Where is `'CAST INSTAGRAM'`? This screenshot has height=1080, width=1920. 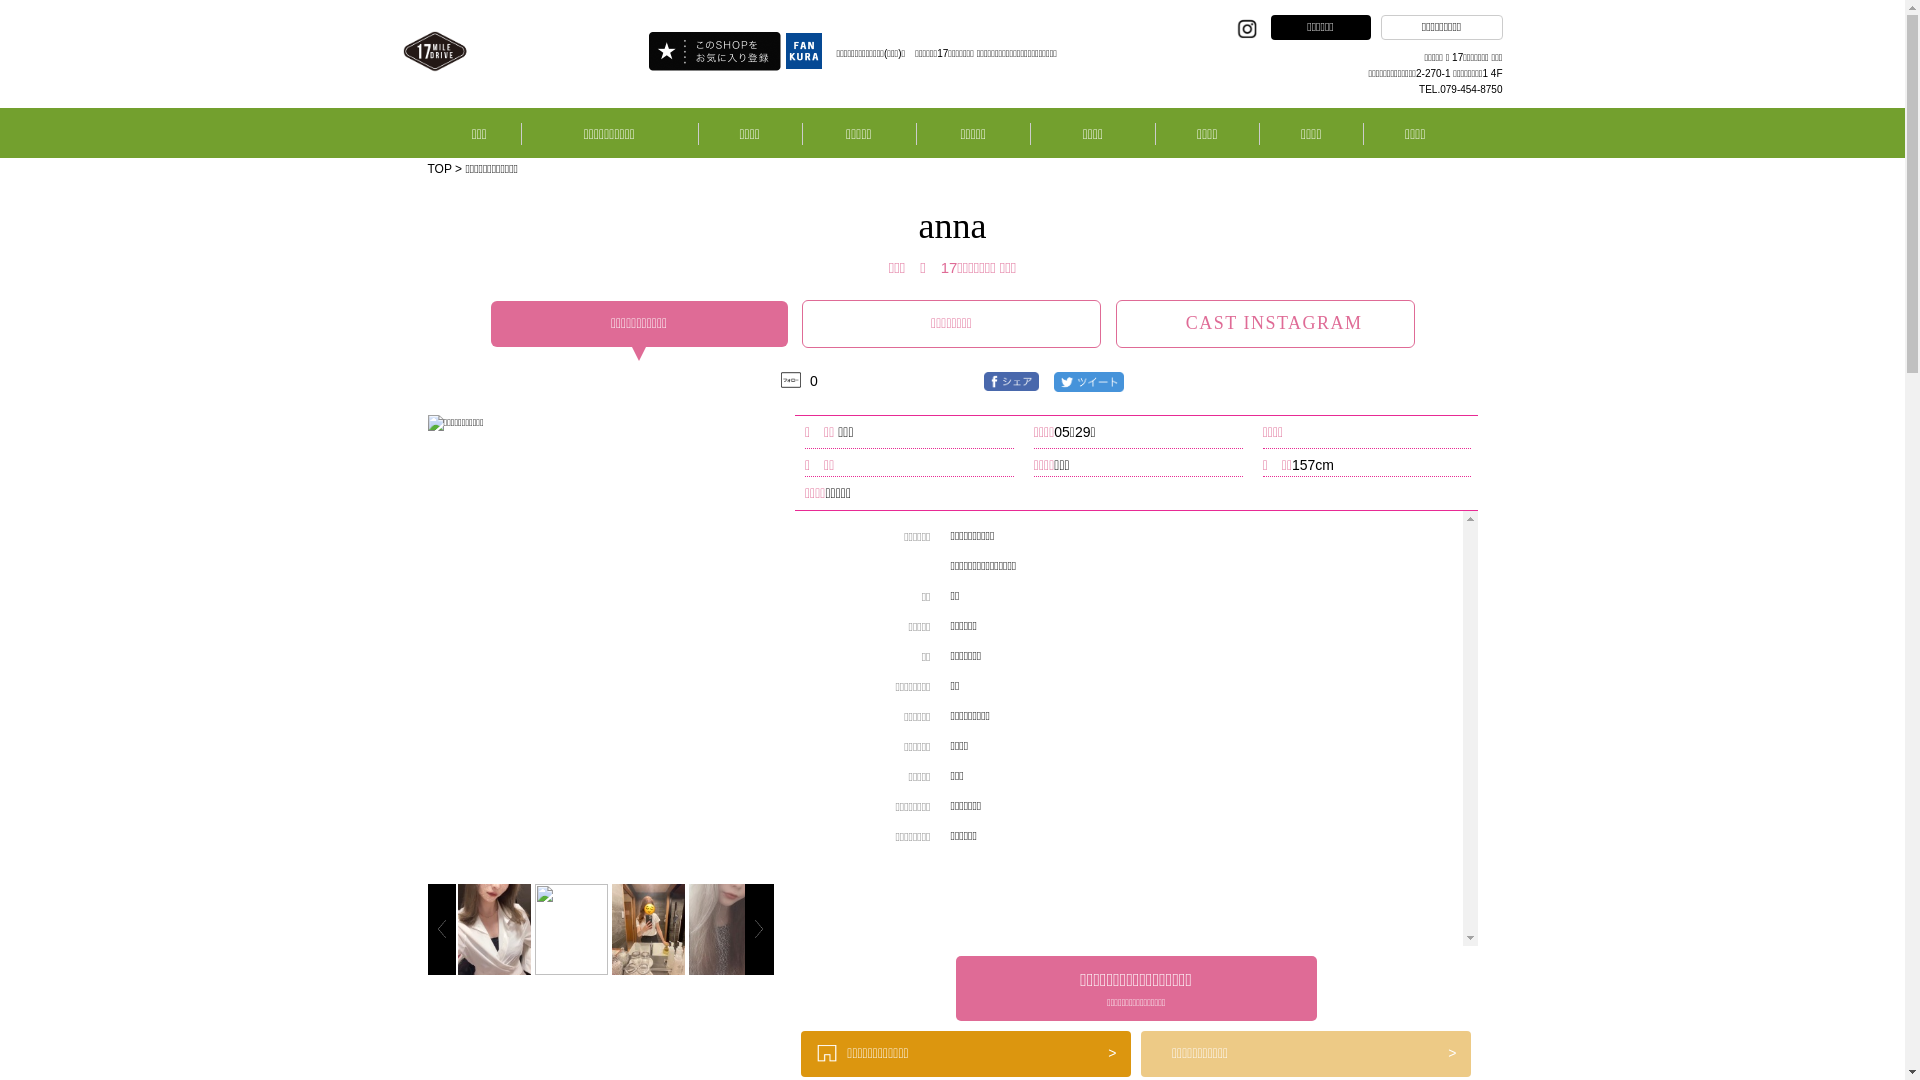 'CAST INSTAGRAM' is located at coordinates (1264, 322).